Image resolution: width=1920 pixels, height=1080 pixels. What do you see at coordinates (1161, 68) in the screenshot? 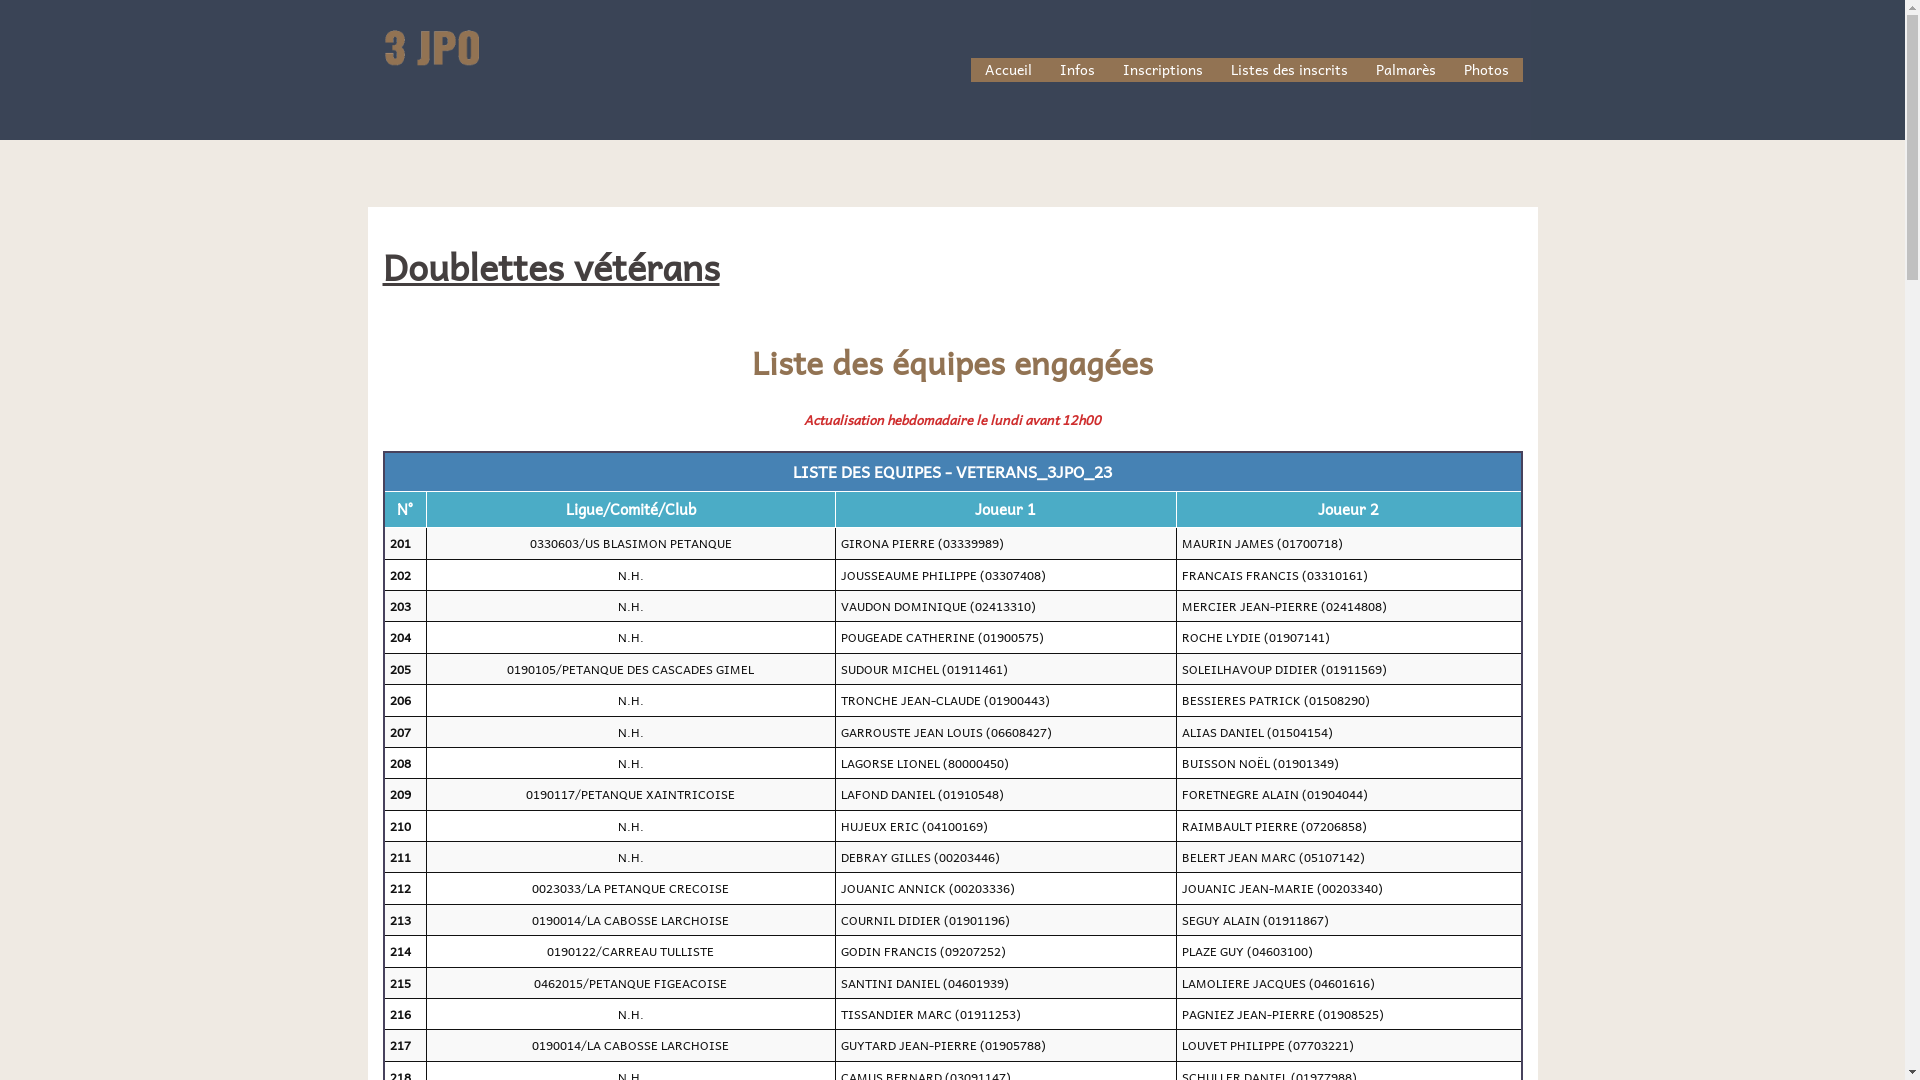
I see `'Inscriptions'` at bounding box center [1161, 68].